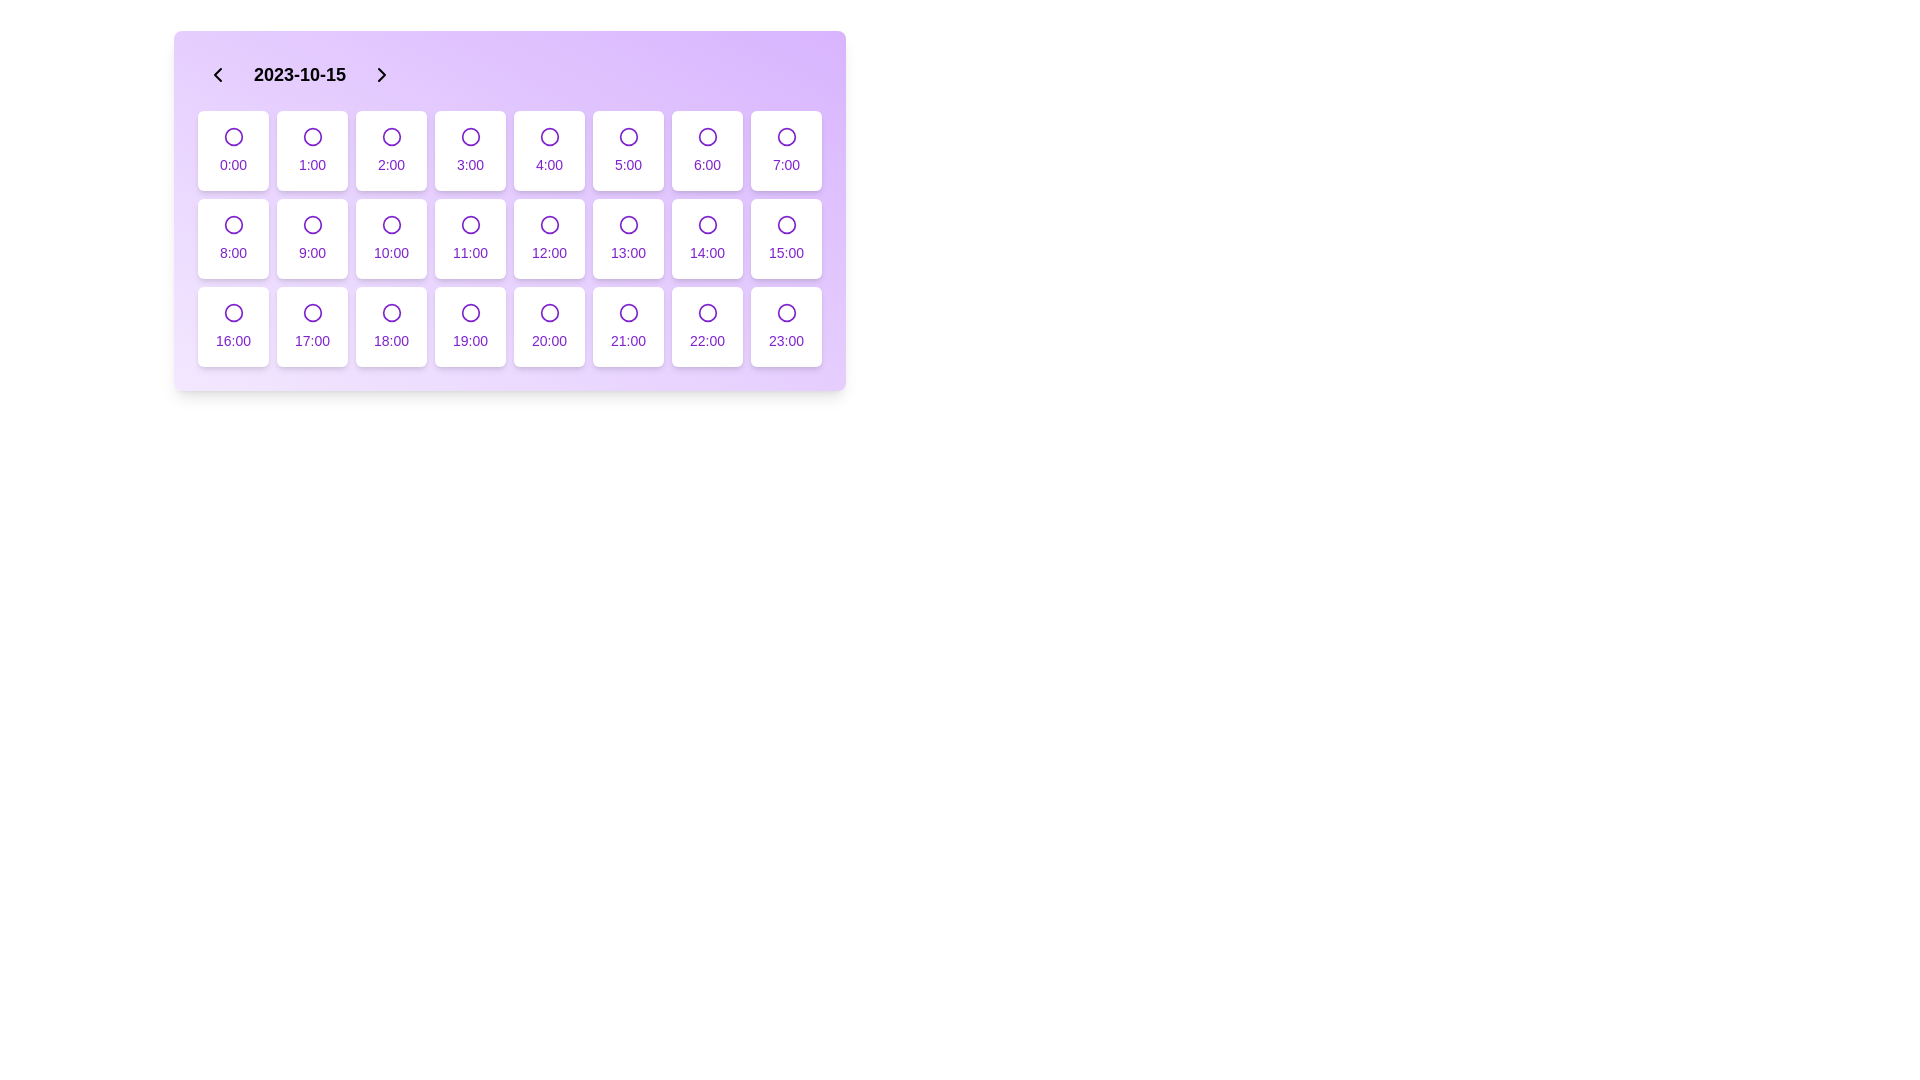 Image resolution: width=1920 pixels, height=1080 pixels. What do you see at coordinates (469, 136) in the screenshot?
I see `the SVG Icon that represents selection or availability within the '3:00' card, positioned at the top center of the card` at bounding box center [469, 136].